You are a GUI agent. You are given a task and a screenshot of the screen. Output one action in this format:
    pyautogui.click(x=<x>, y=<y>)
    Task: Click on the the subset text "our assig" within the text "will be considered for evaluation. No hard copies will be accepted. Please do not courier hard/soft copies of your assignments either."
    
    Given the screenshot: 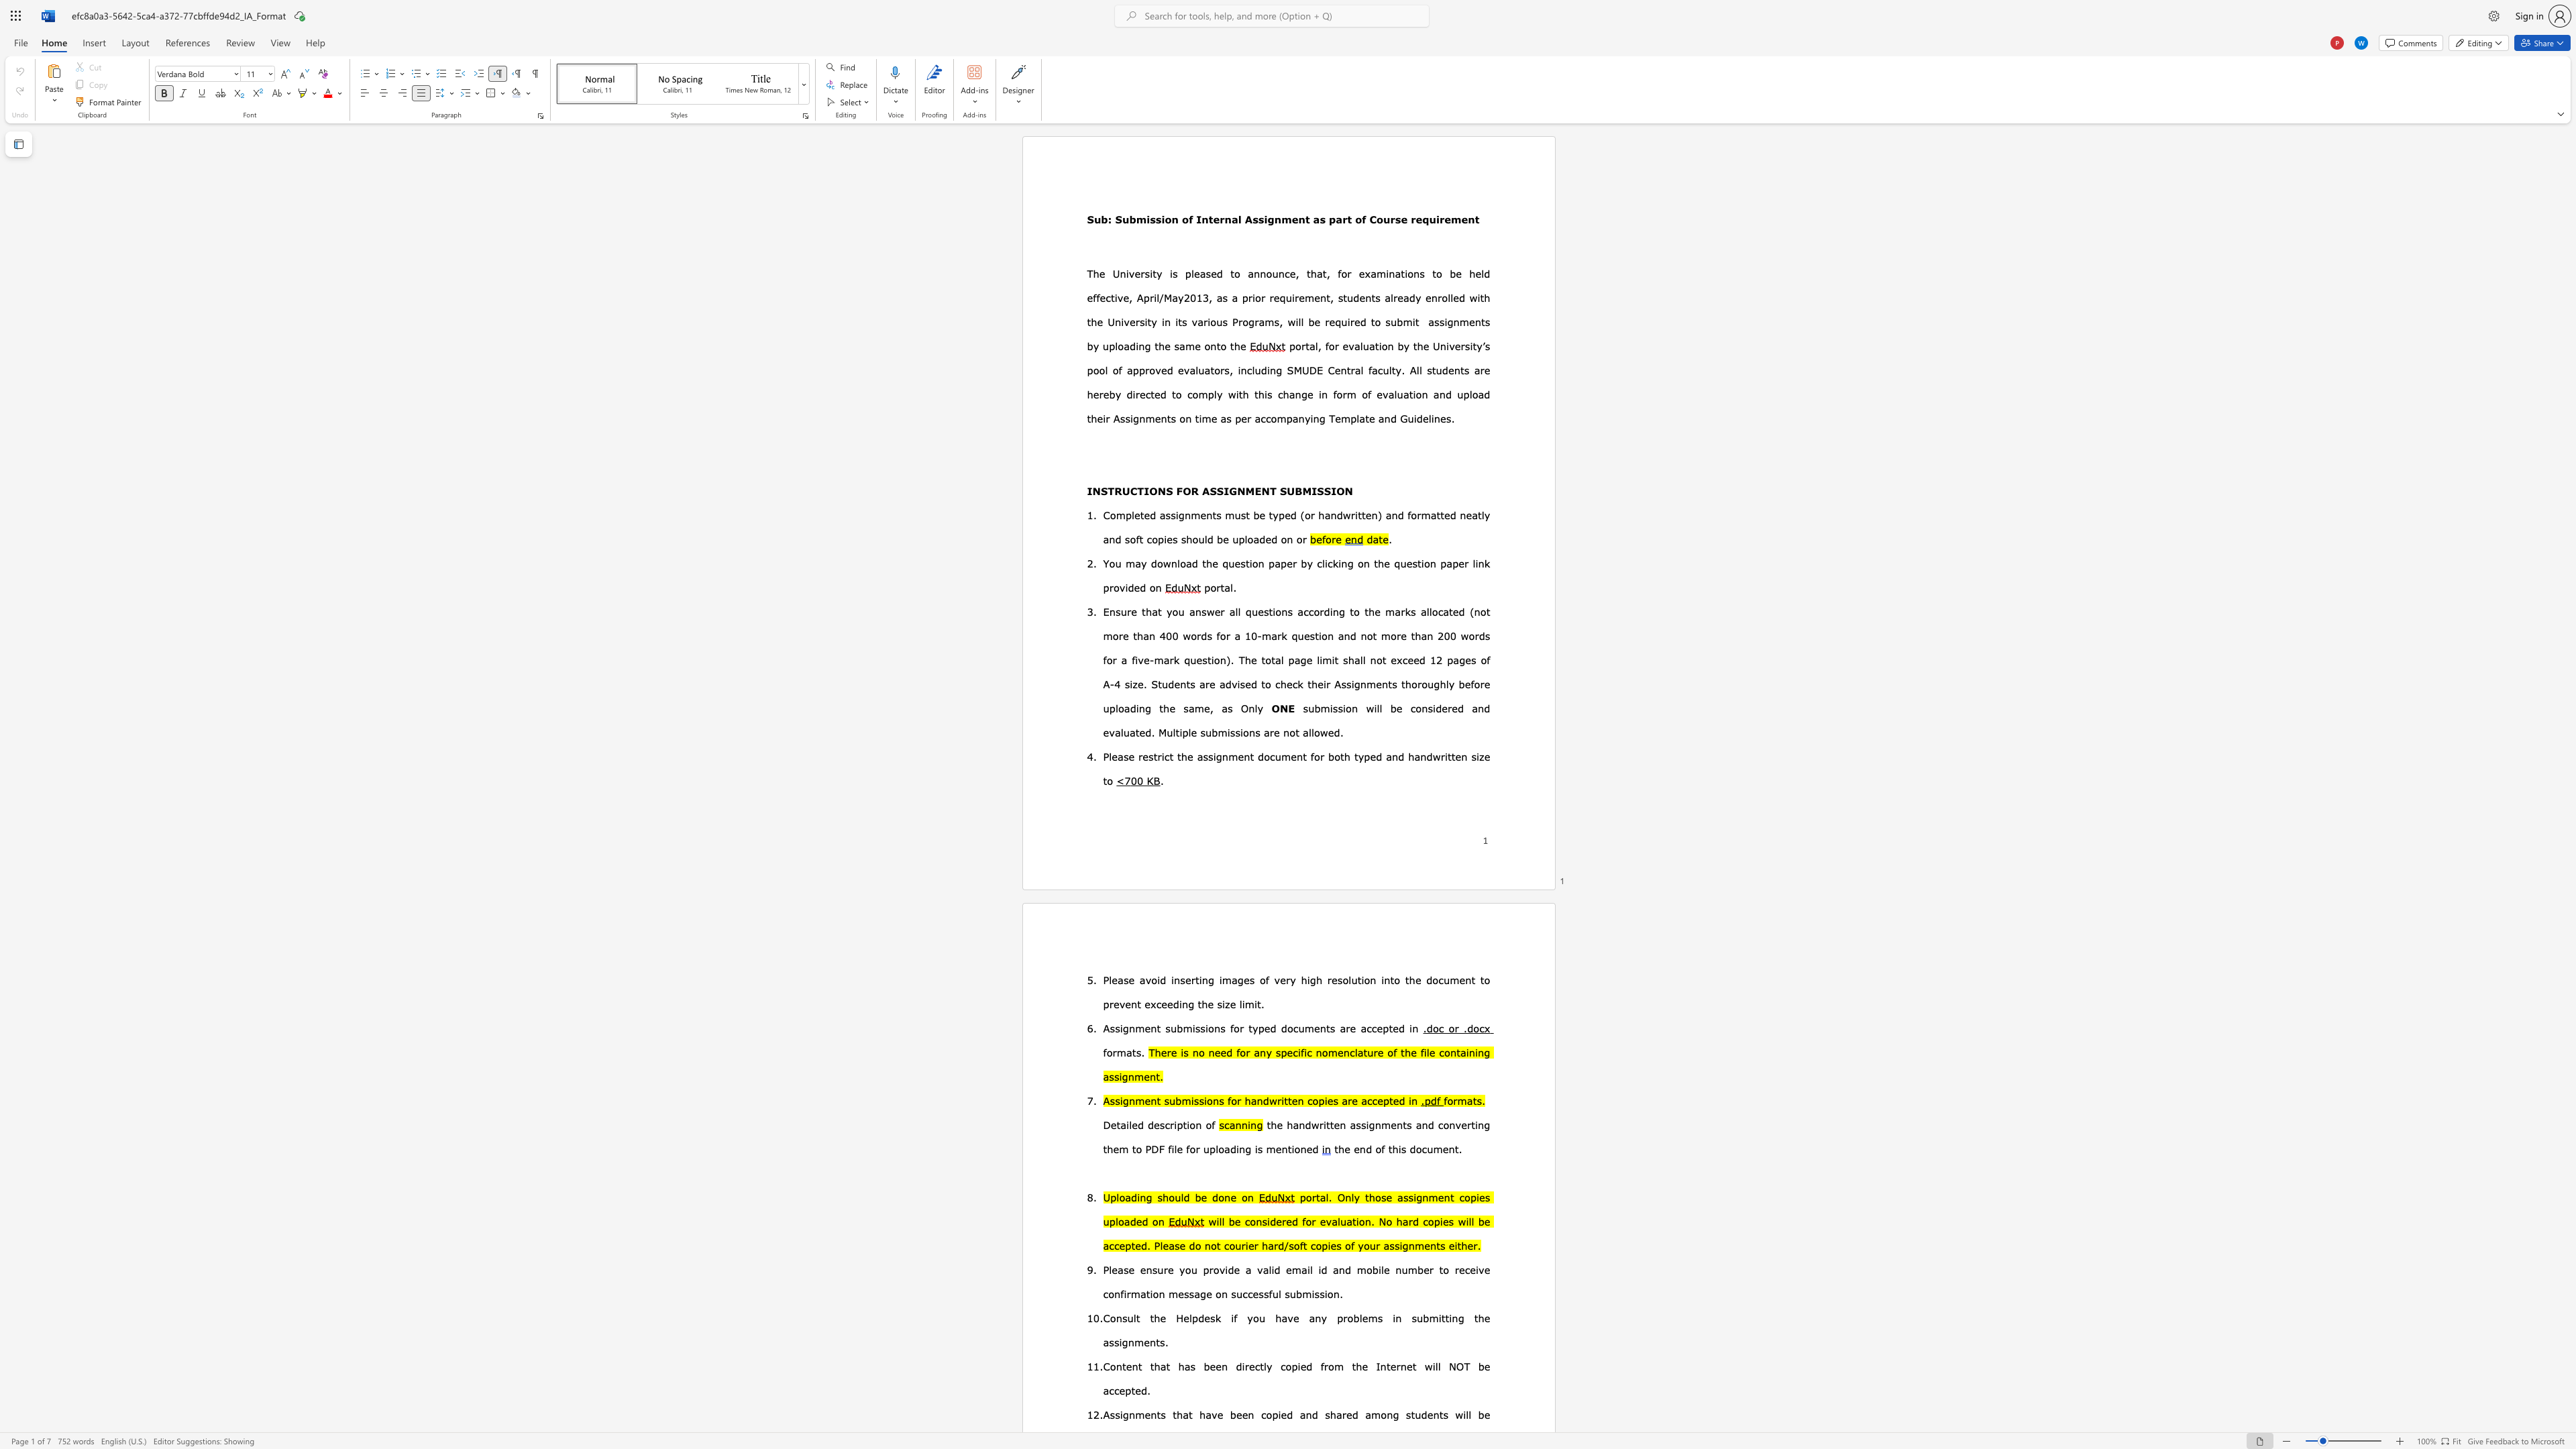 What is the action you would take?
    pyautogui.click(x=1362, y=1244)
    